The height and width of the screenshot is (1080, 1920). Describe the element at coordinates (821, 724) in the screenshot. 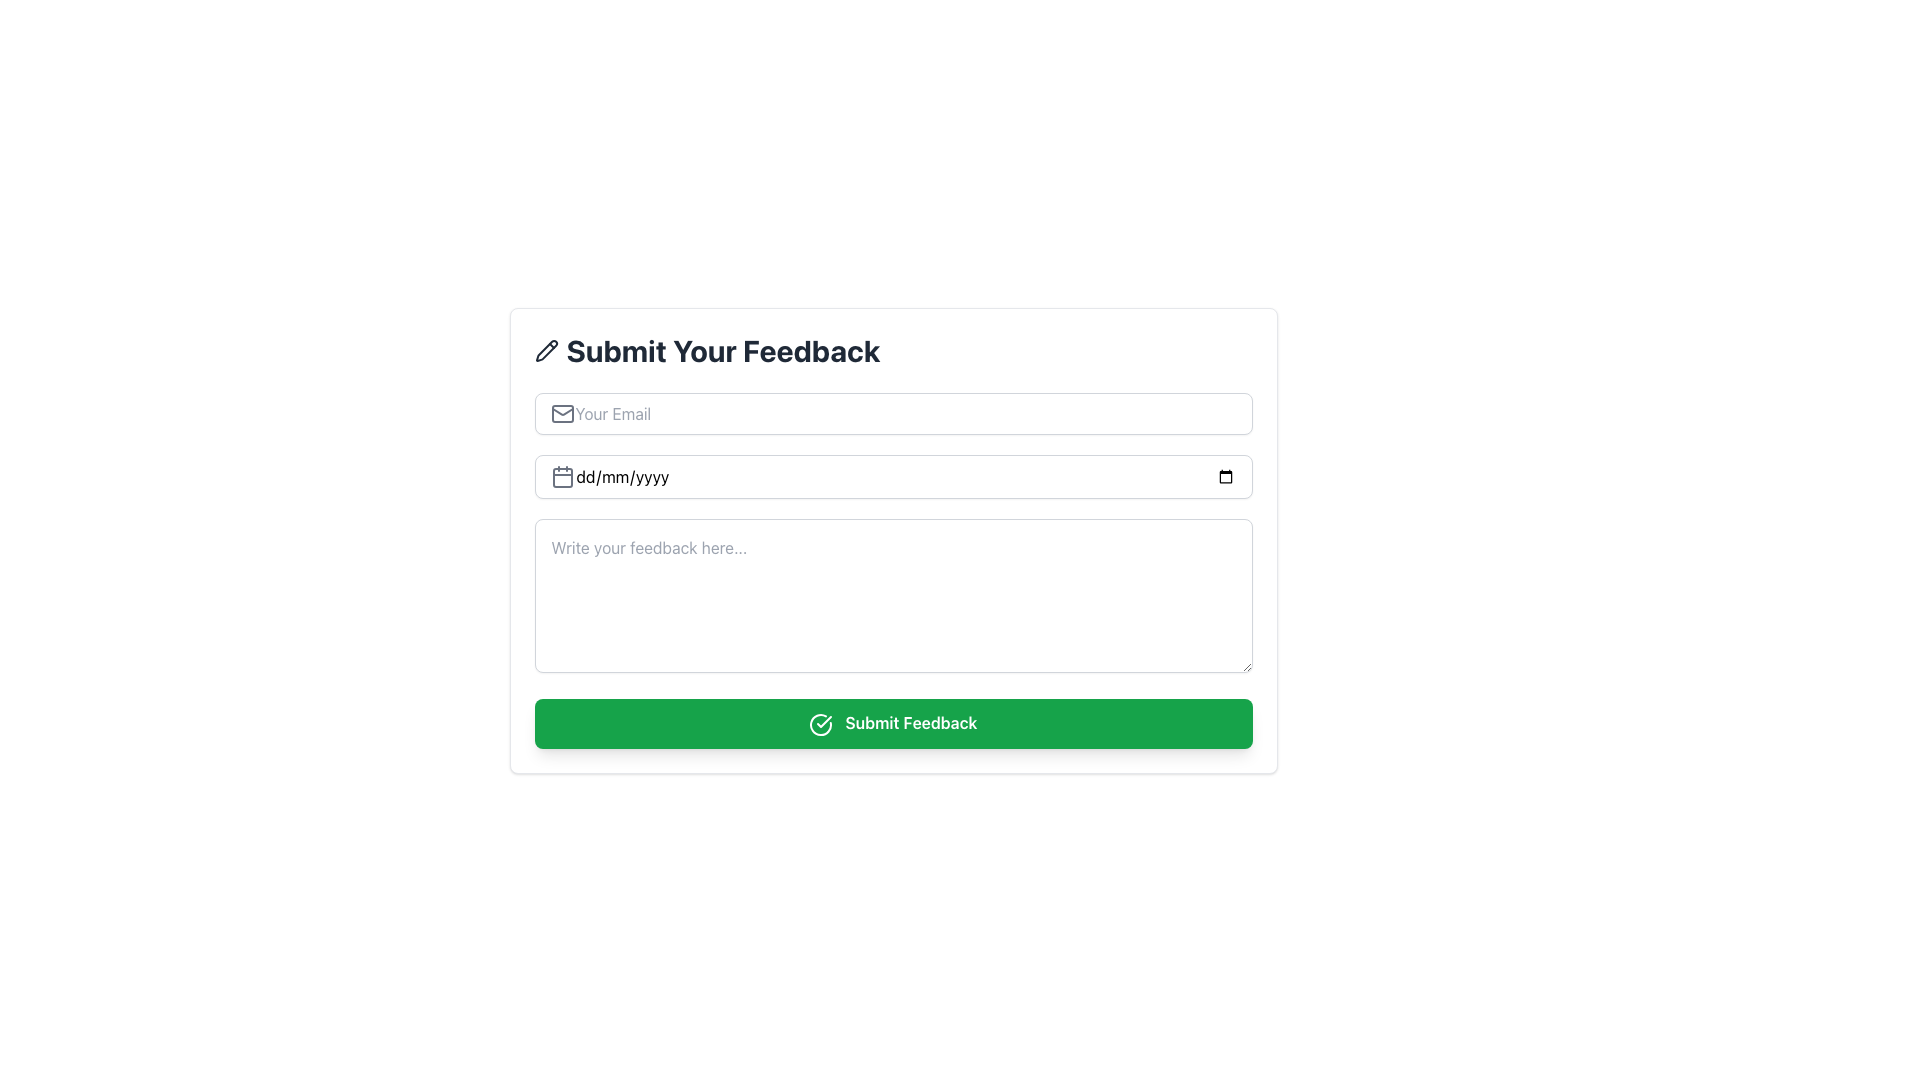

I see `the confirmation icon located on the left side of the 'Submit Feedback' button, which visually indicates approval` at that location.